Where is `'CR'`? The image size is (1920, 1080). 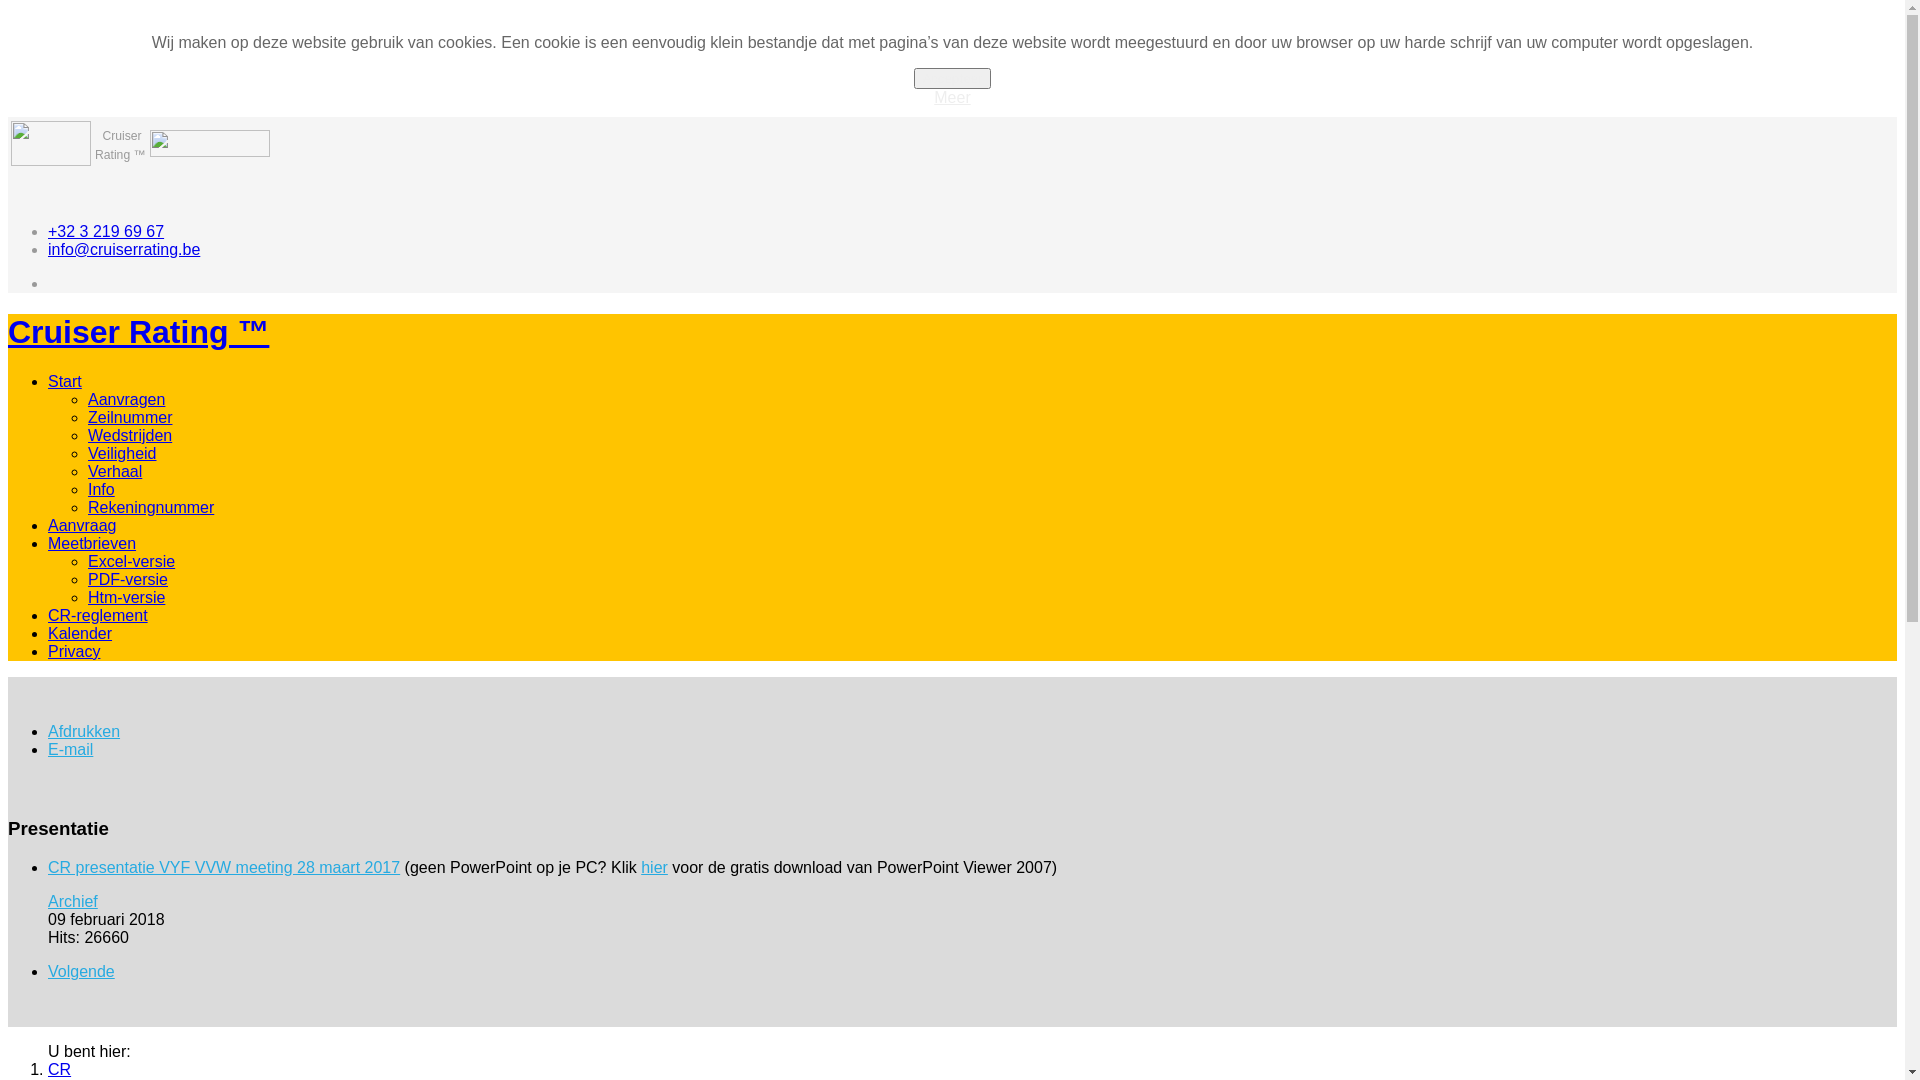
'CR' is located at coordinates (59, 1068).